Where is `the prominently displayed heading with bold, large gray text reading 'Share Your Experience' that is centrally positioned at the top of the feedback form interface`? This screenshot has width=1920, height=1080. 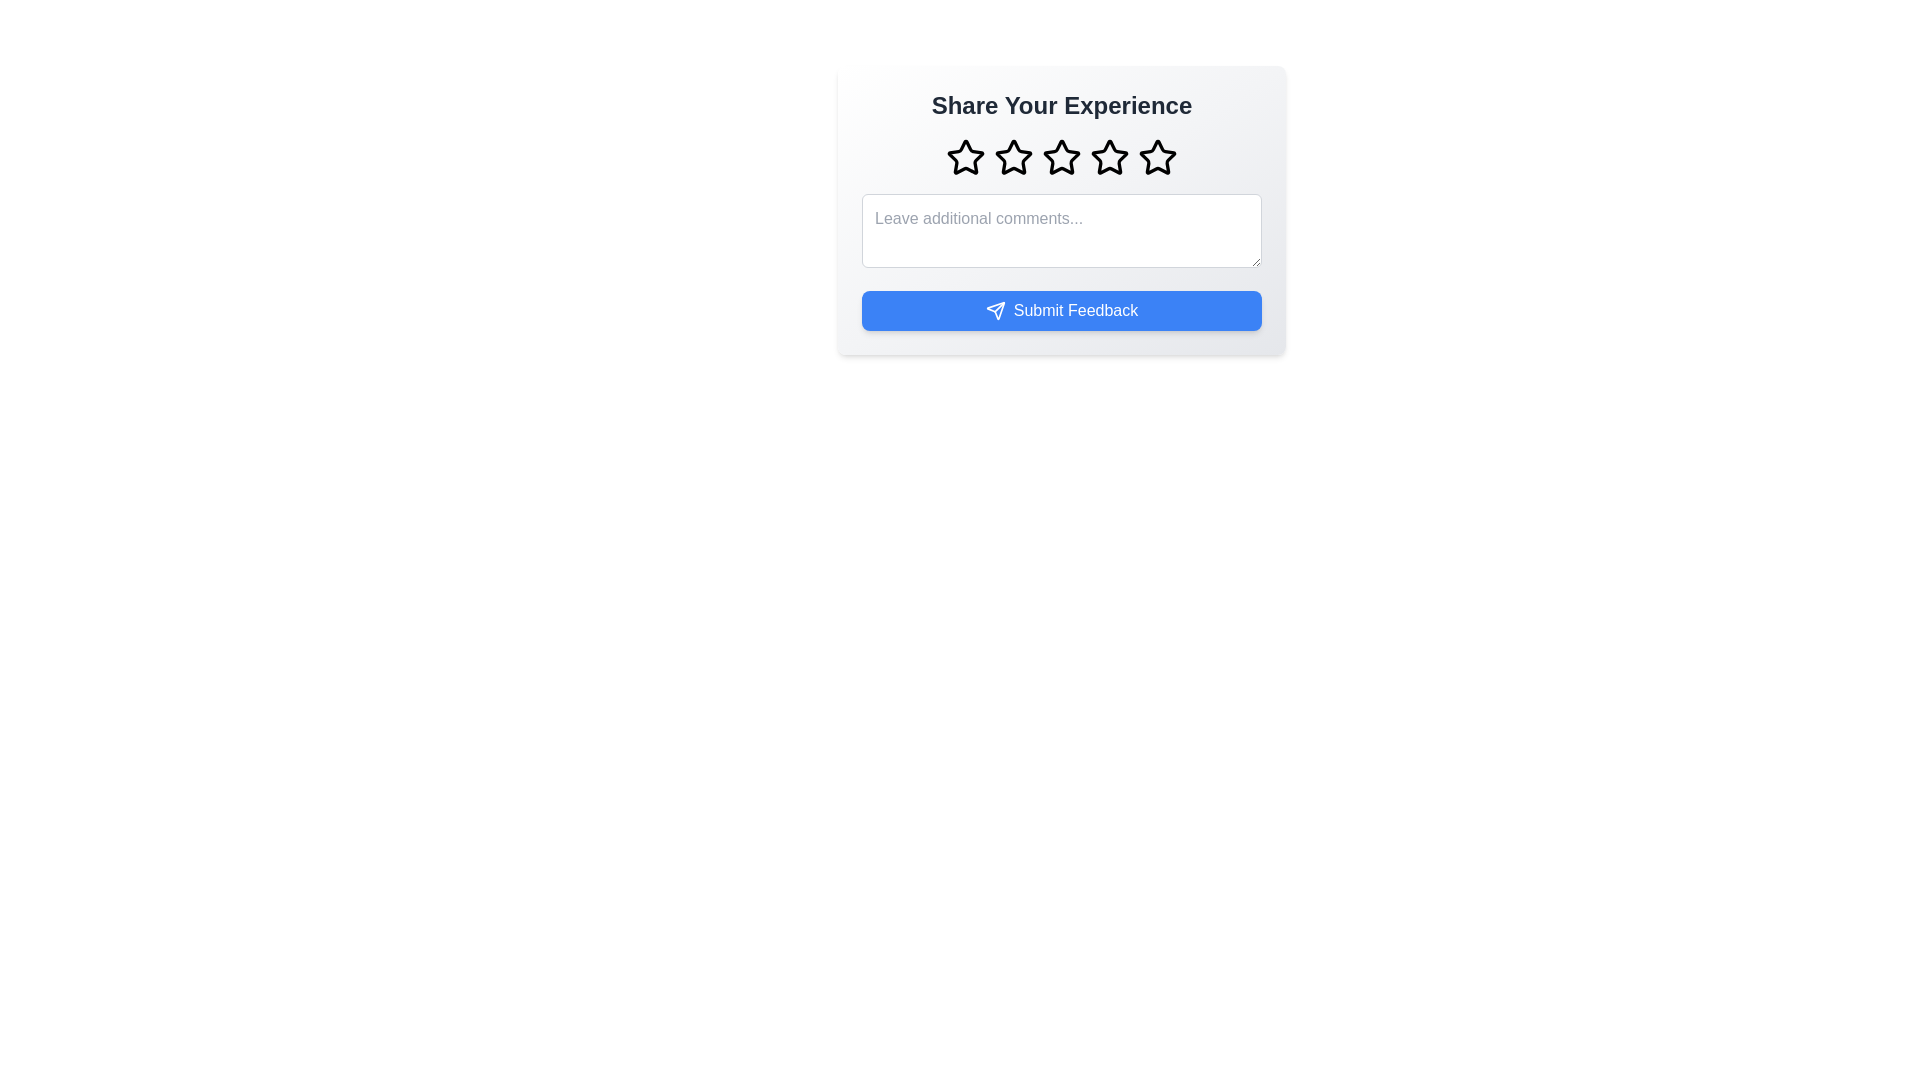 the prominently displayed heading with bold, large gray text reading 'Share Your Experience' that is centrally positioned at the top of the feedback form interface is located at coordinates (1060, 105).